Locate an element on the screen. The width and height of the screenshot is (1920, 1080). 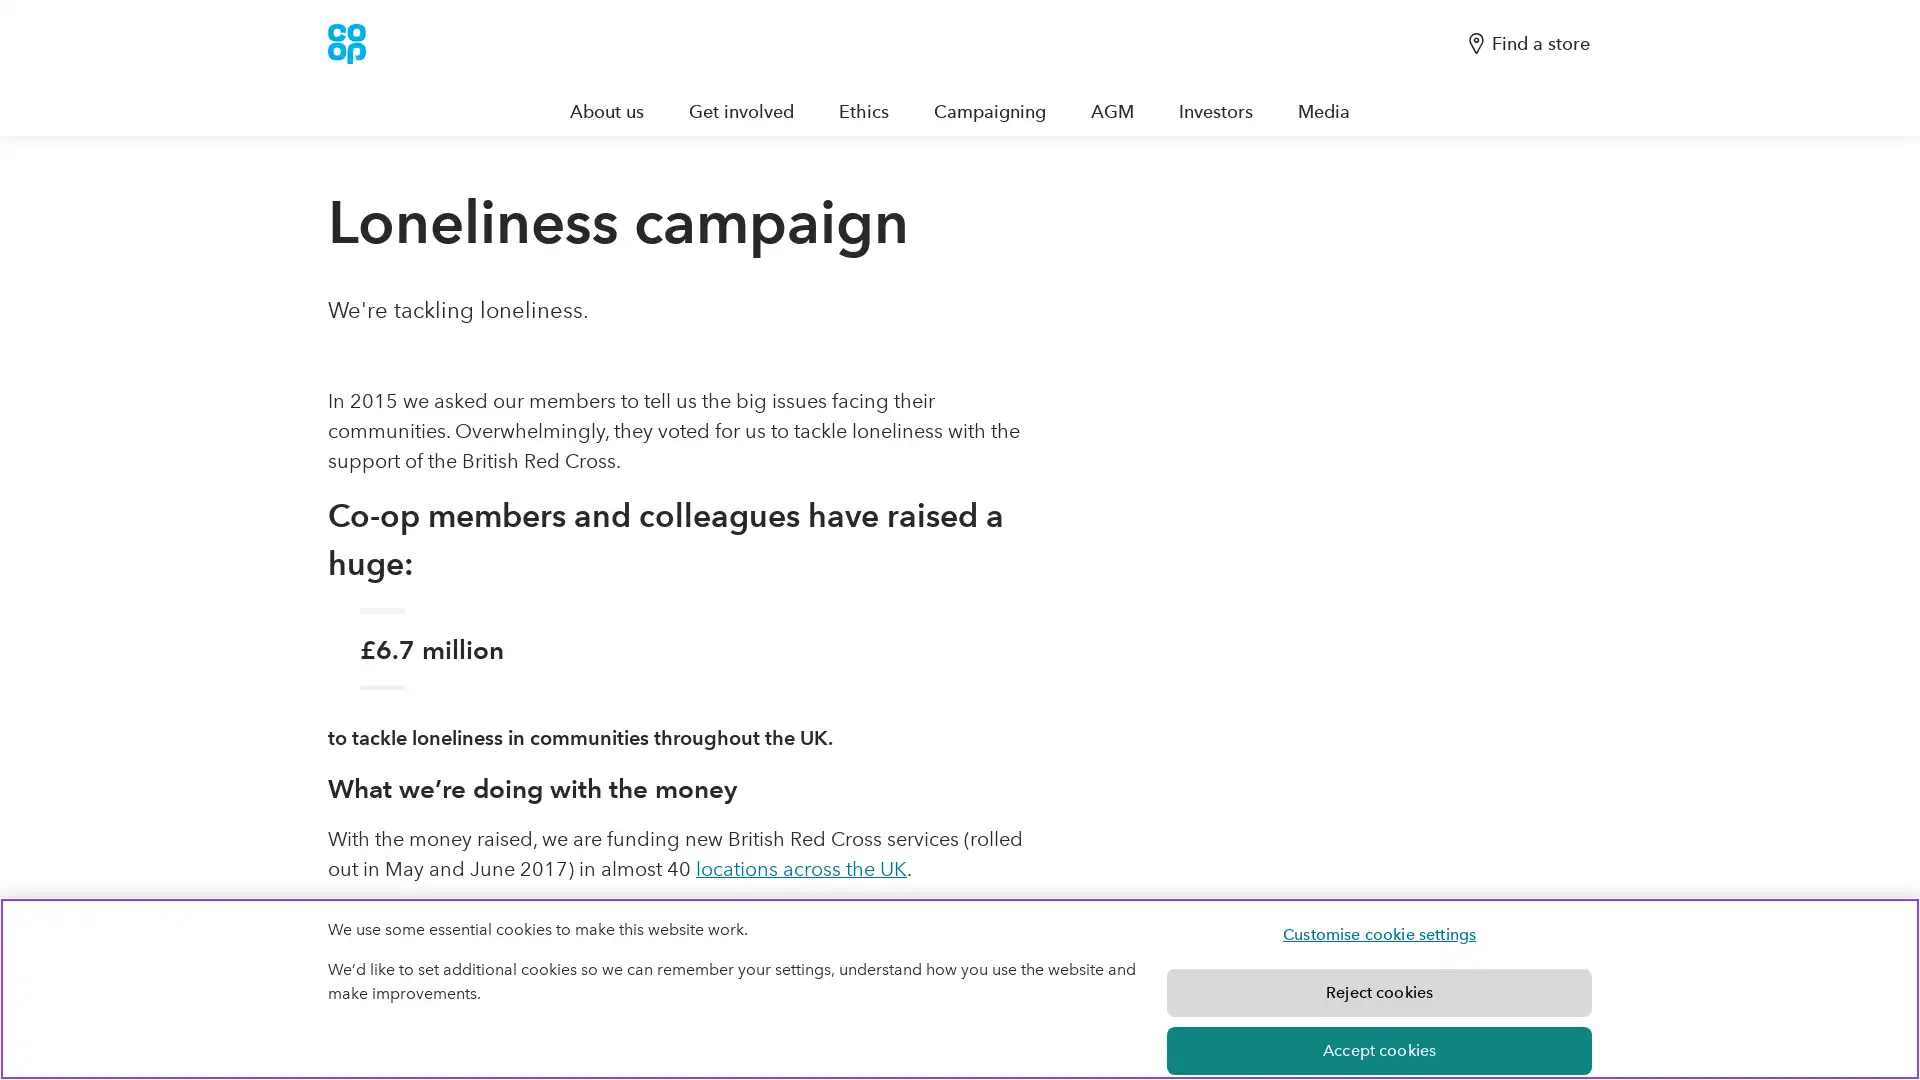
Accept cookies is located at coordinates (1377, 1049).